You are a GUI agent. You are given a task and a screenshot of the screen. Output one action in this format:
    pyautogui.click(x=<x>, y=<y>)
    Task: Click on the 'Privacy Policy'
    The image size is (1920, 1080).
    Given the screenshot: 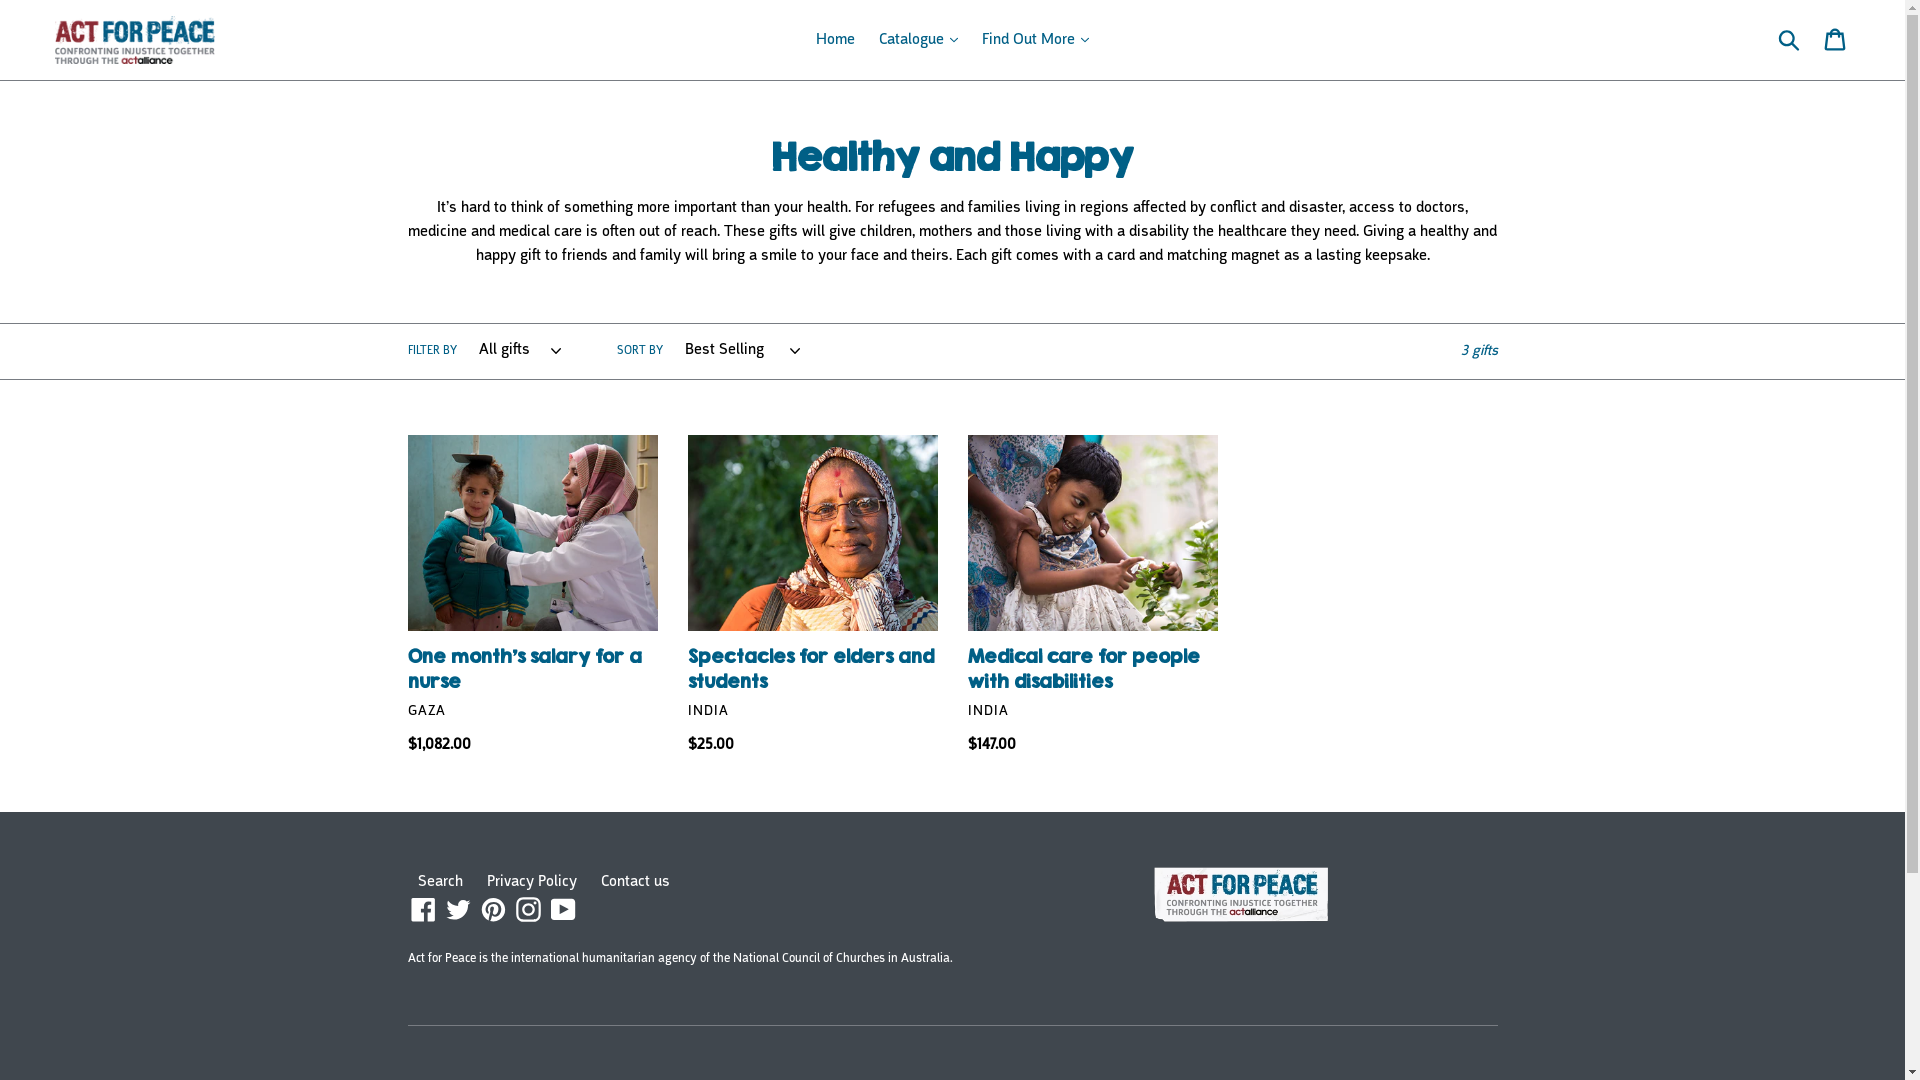 What is the action you would take?
    pyautogui.click(x=485, y=881)
    